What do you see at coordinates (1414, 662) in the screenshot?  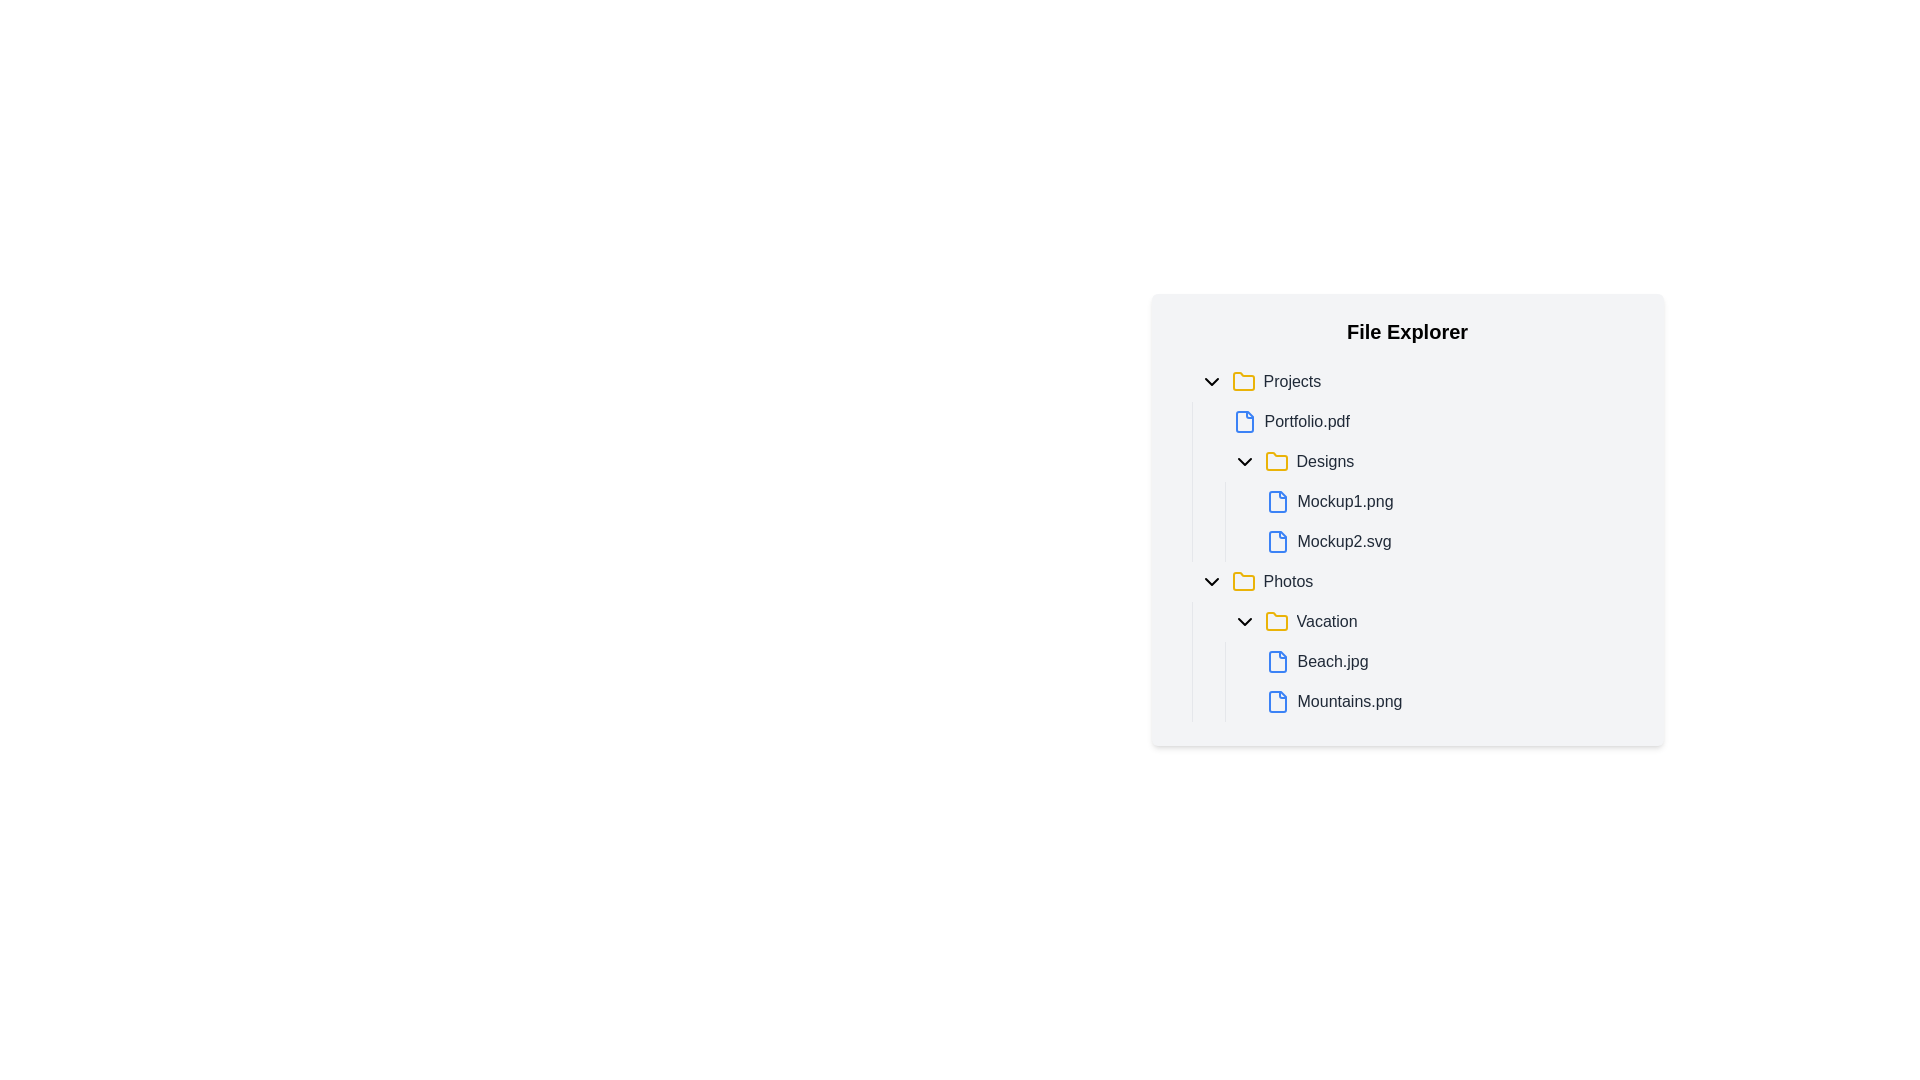 I see `the file names 'Beach.jpg' and 'Mountains.png' in the Textual list under the 'Vacation' folder` at bounding box center [1414, 662].